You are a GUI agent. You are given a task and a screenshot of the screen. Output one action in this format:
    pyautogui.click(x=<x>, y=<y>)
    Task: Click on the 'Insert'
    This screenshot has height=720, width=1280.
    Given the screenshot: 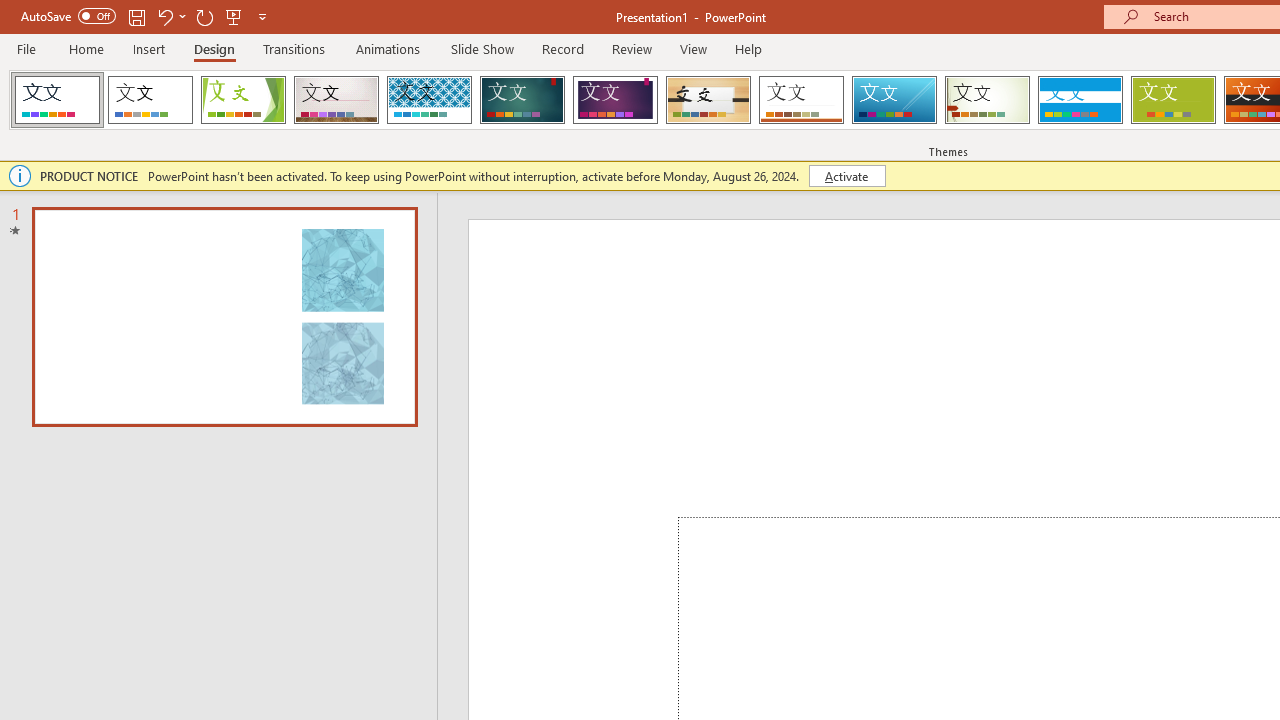 What is the action you would take?
    pyautogui.click(x=148, y=48)
    